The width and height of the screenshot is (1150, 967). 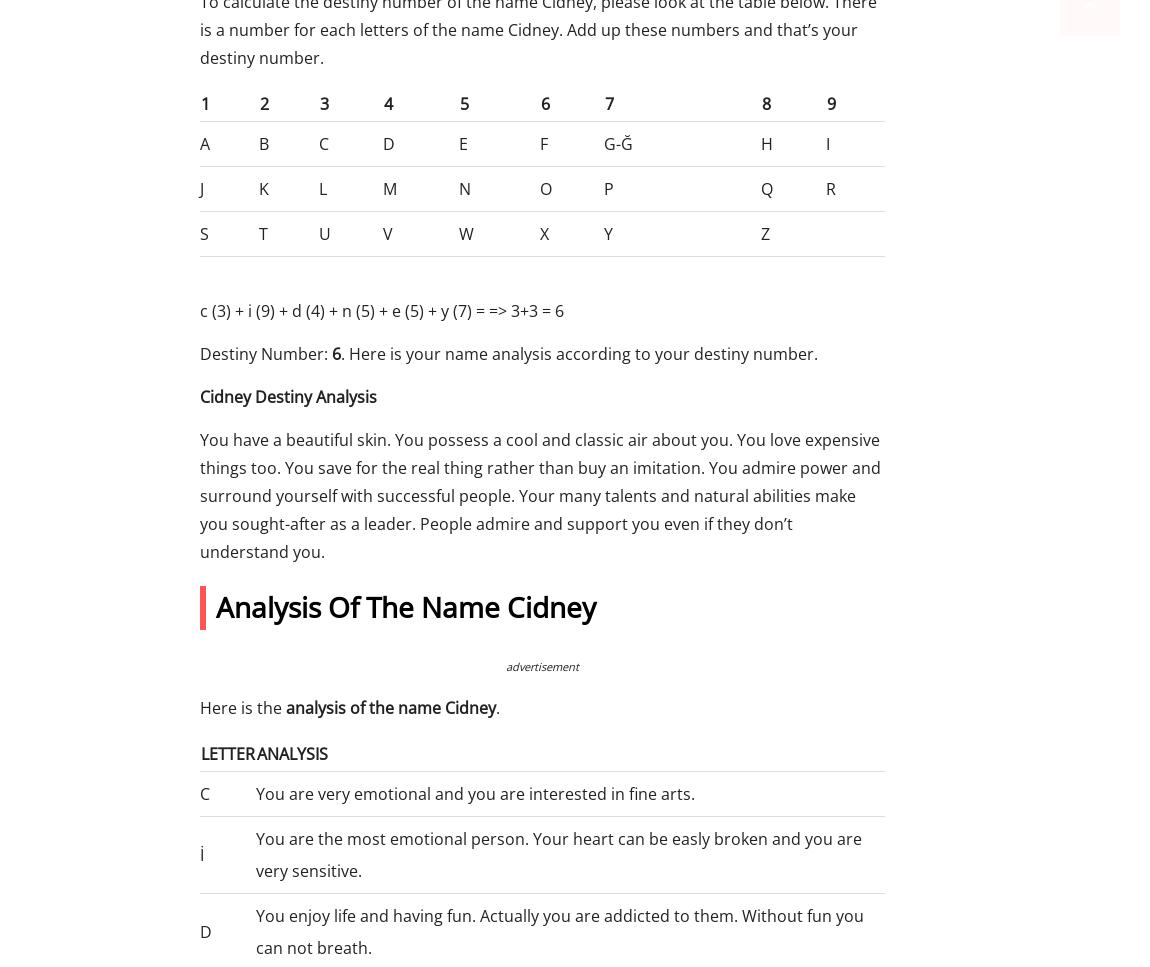 What do you see at coordinates (323, 234) in the screenshot?
I see `'U'` at bounding box center [323, 234].